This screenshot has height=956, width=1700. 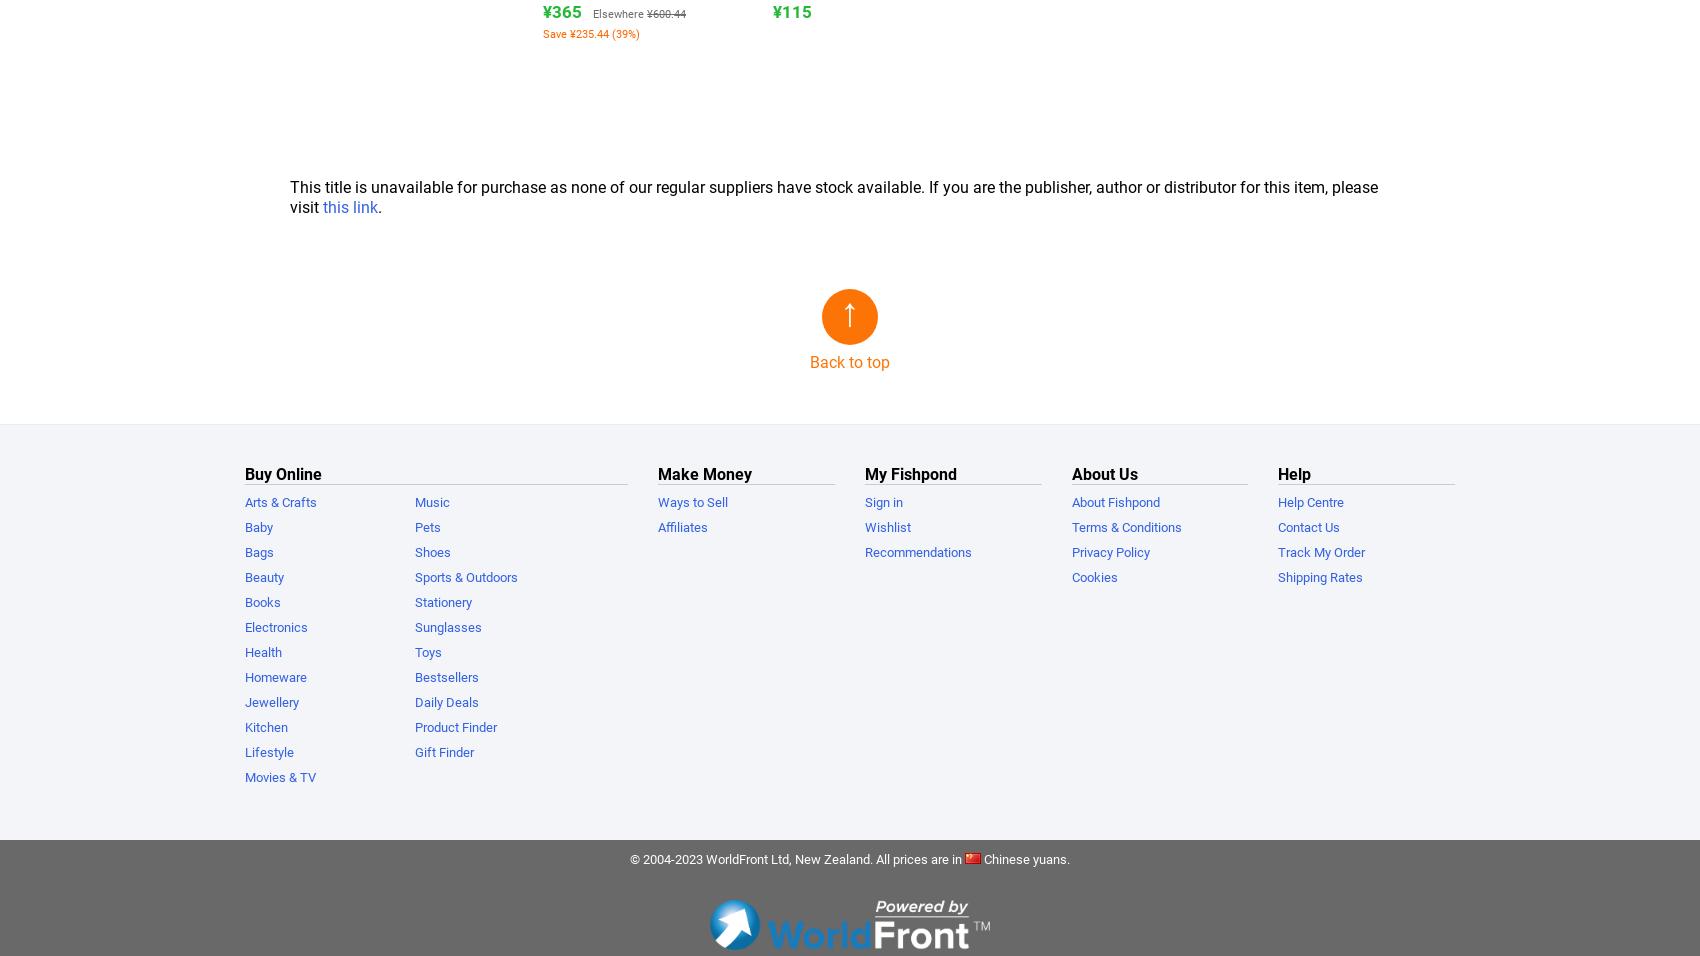 What do you see at coordinates (1103, 474) in the screenshot?
I see `'About Us'` at bounding box center [1103, 474].